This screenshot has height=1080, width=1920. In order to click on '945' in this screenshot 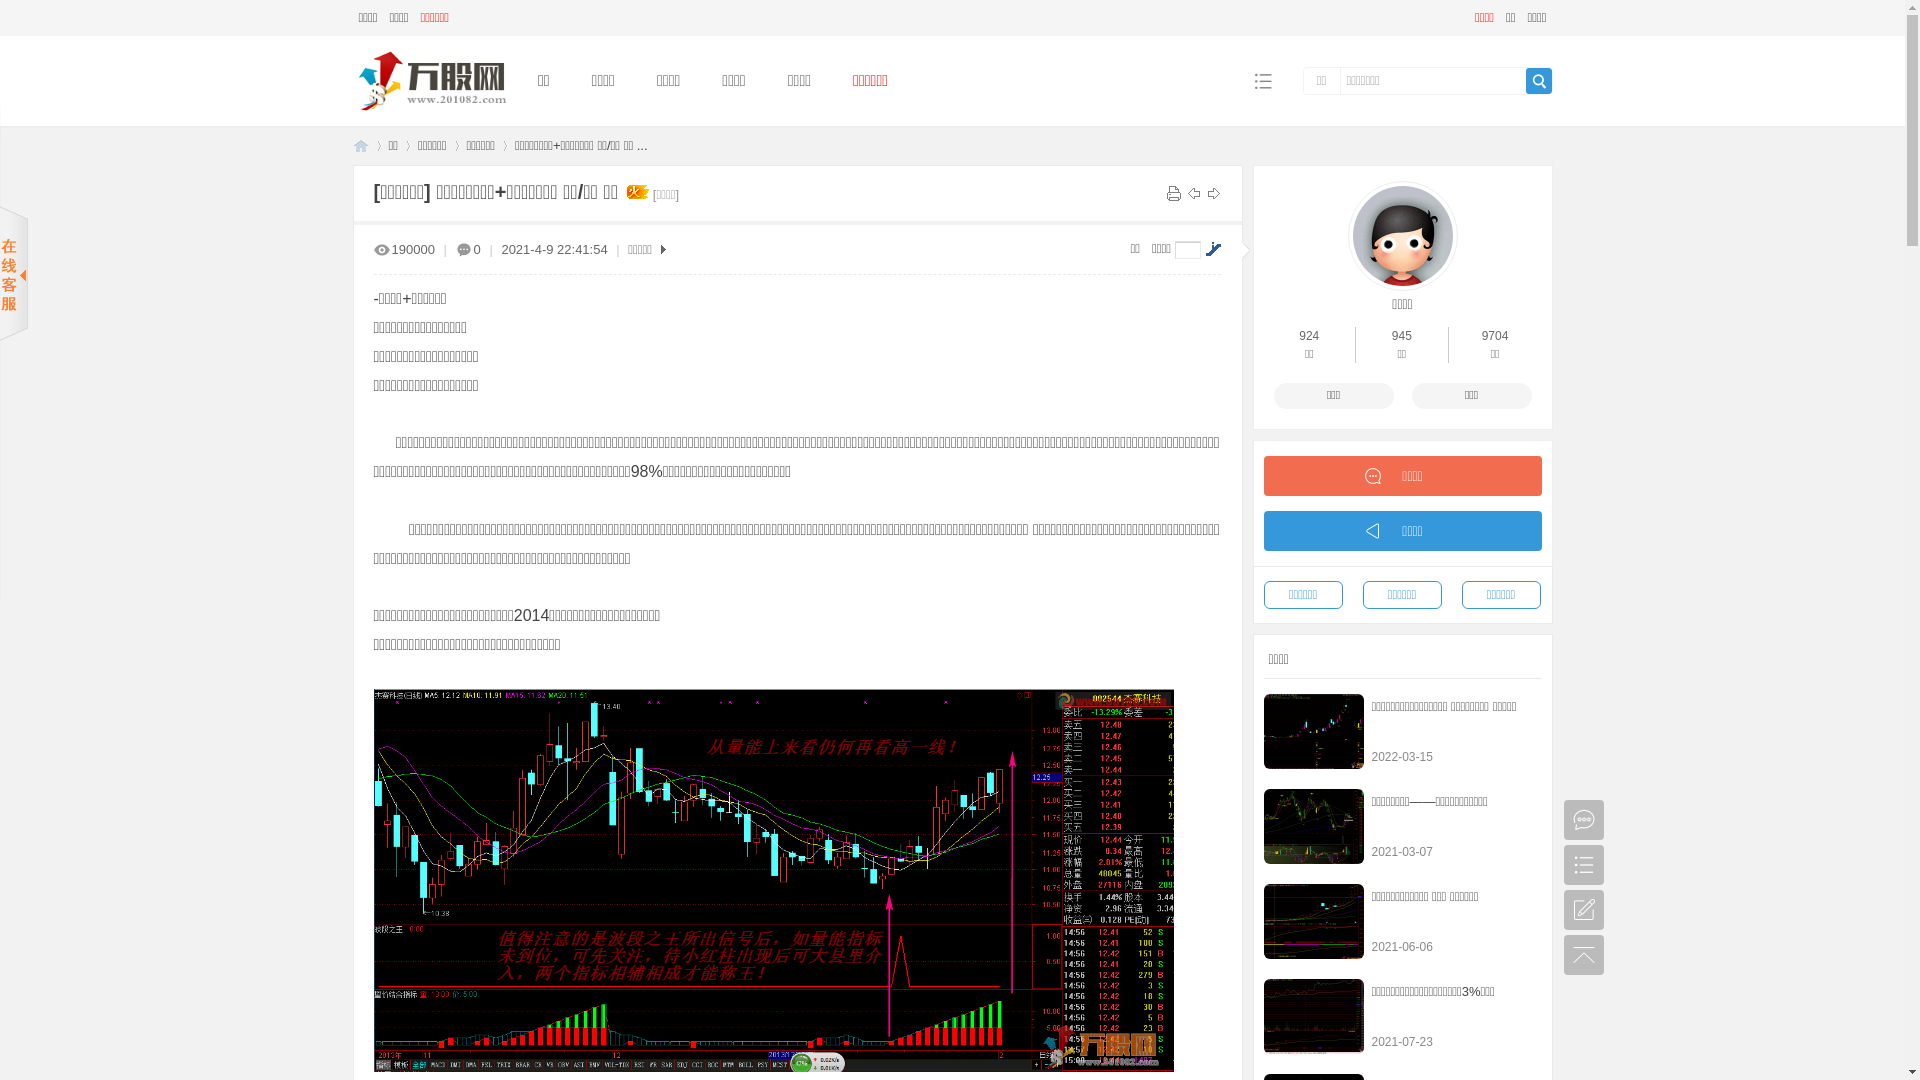, I will do `click(1400, 334)`.